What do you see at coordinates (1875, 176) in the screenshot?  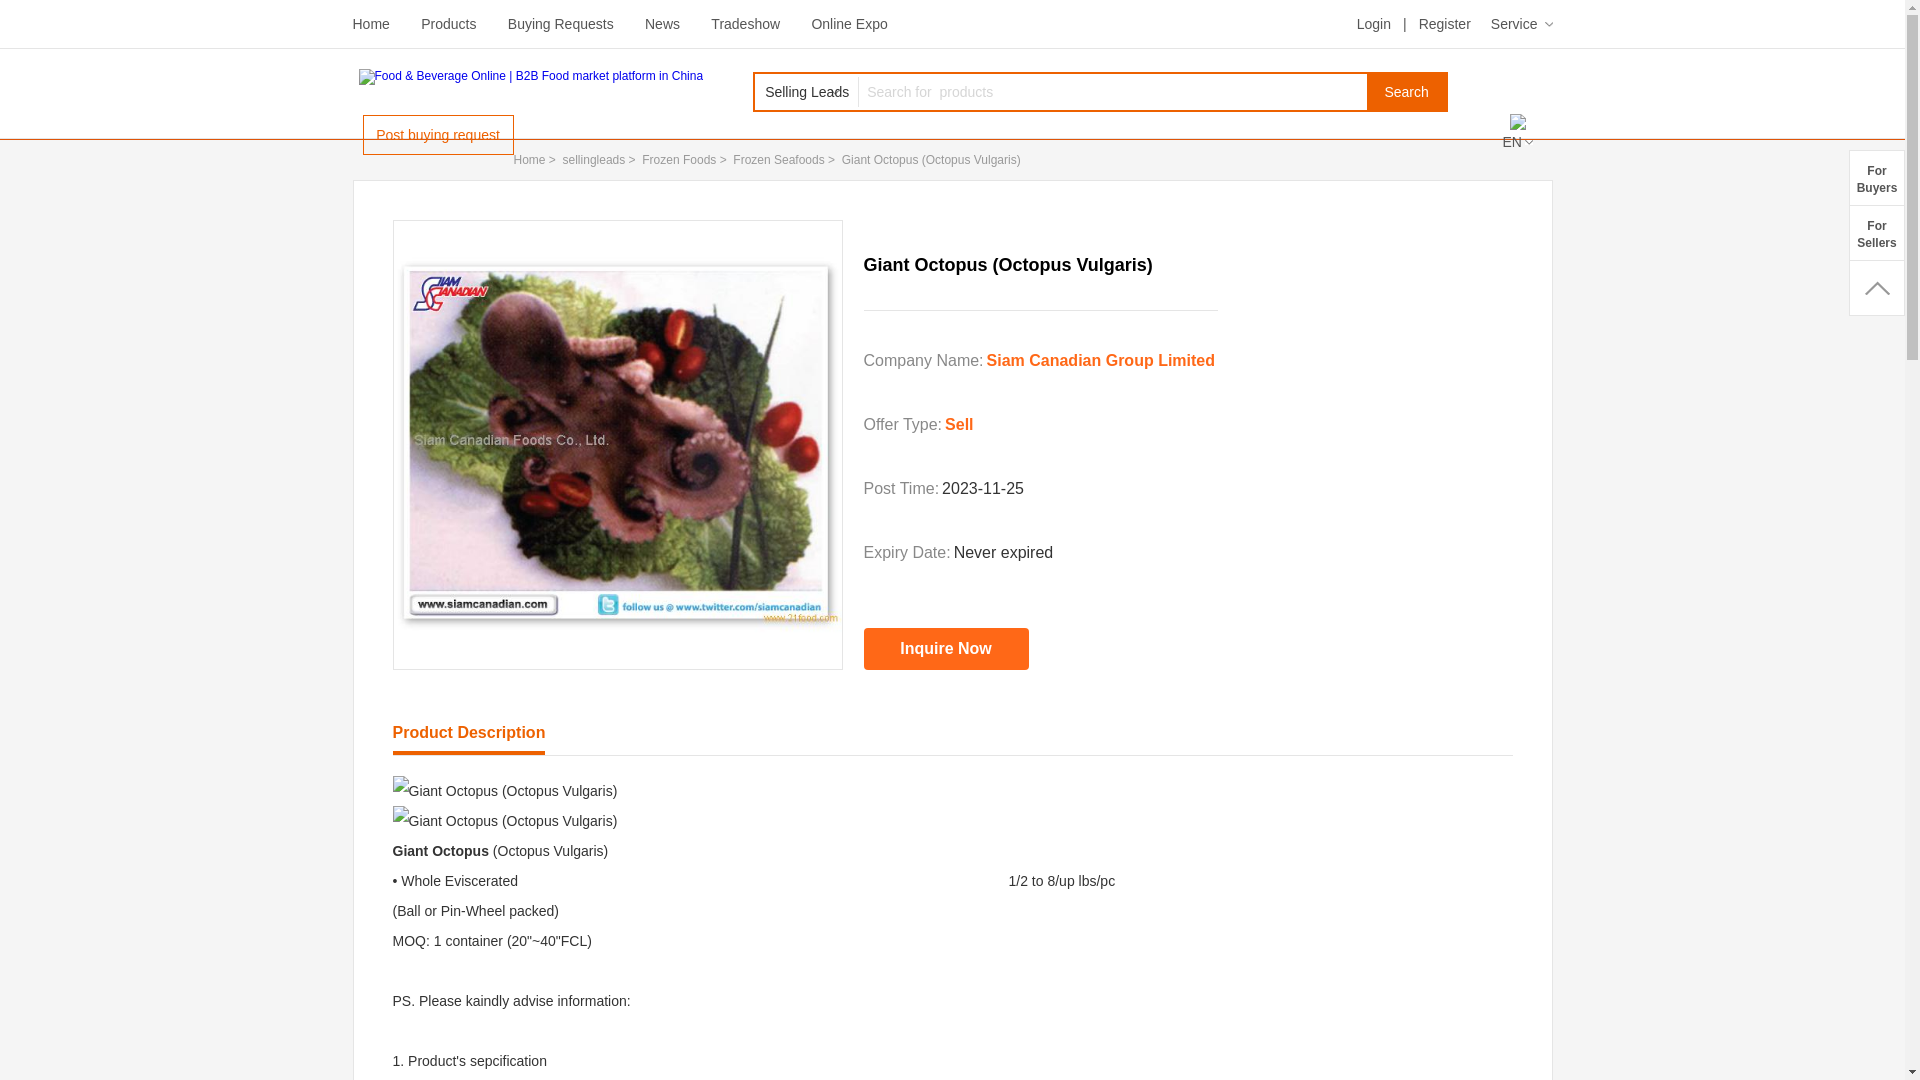 I see `'For` at bounding box center [1875, 176].